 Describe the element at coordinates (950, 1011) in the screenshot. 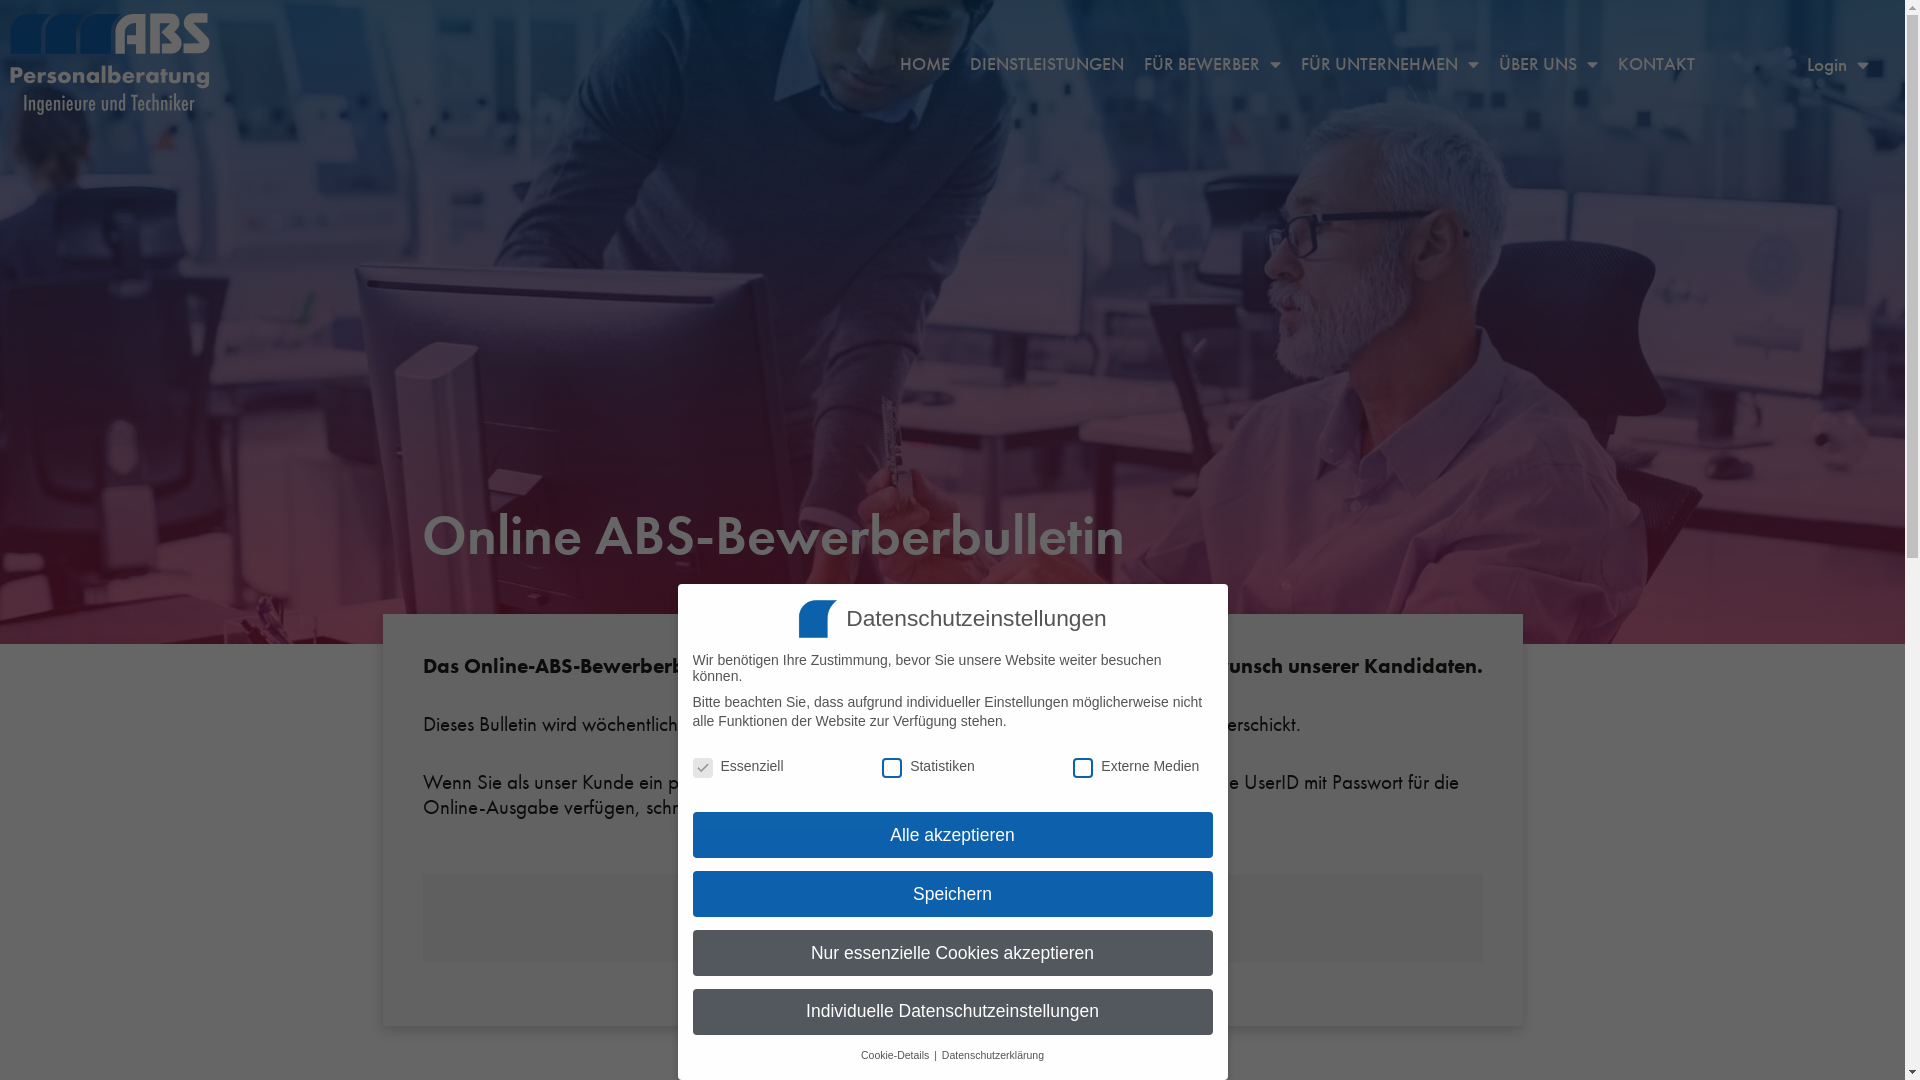

I see `'Individuelle Datenschutzeinstellungen'` at that location.